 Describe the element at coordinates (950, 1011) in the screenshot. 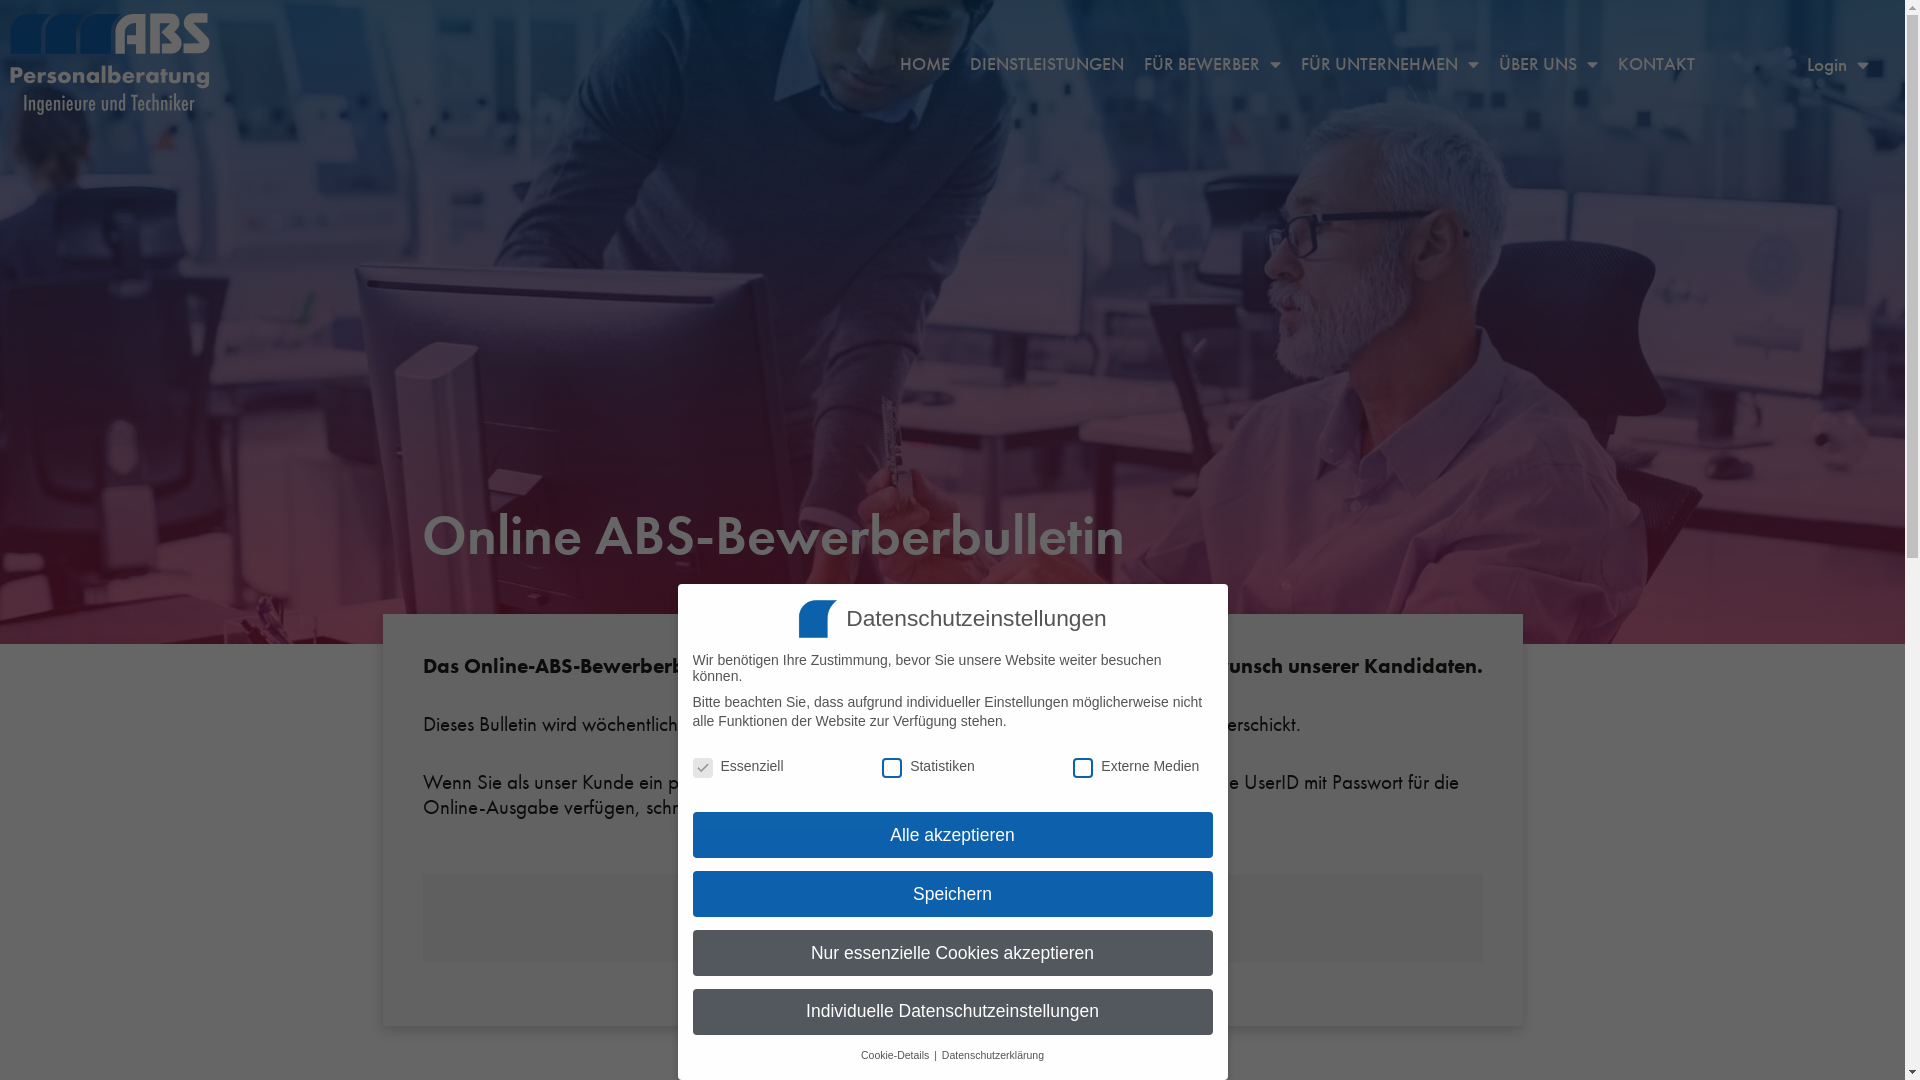

I see `'Individuelle Datenschutzeinstellungen'` at that location.